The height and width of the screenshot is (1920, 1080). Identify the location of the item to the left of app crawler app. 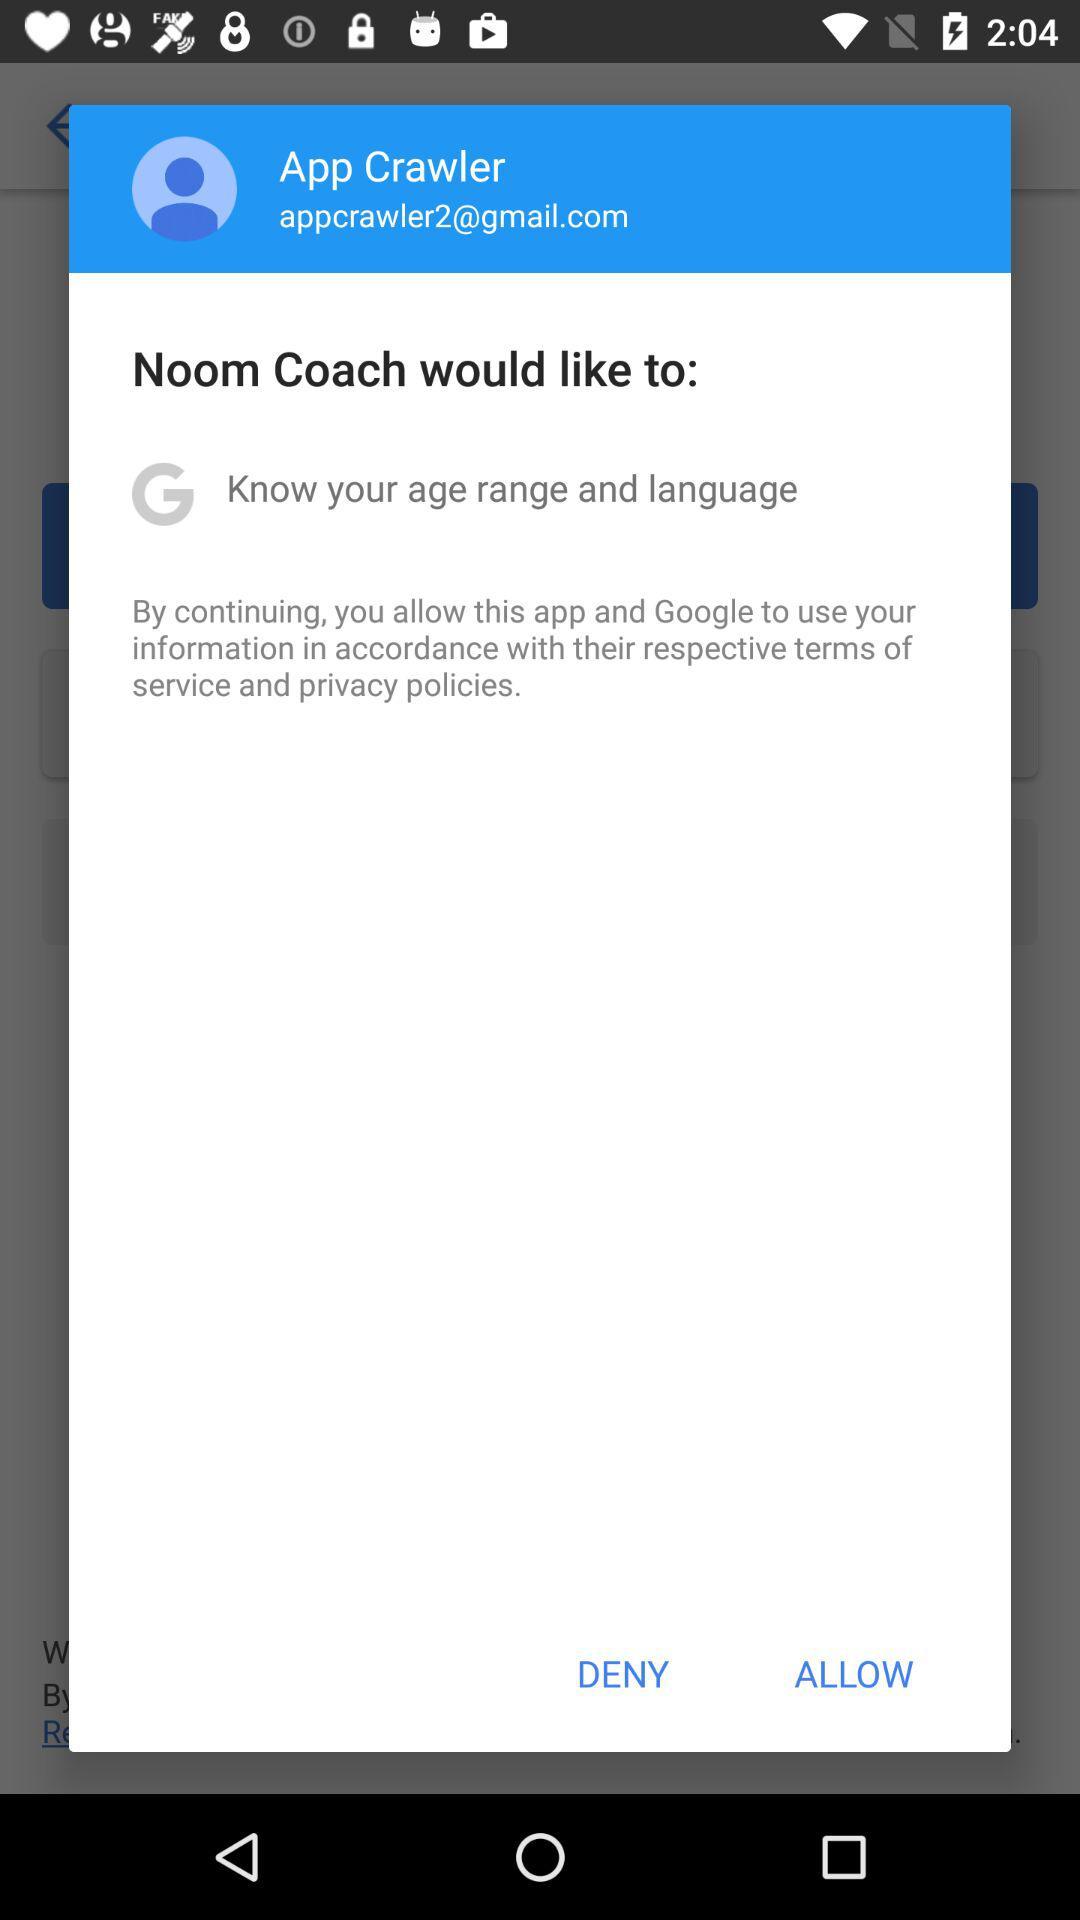
(184, 188).